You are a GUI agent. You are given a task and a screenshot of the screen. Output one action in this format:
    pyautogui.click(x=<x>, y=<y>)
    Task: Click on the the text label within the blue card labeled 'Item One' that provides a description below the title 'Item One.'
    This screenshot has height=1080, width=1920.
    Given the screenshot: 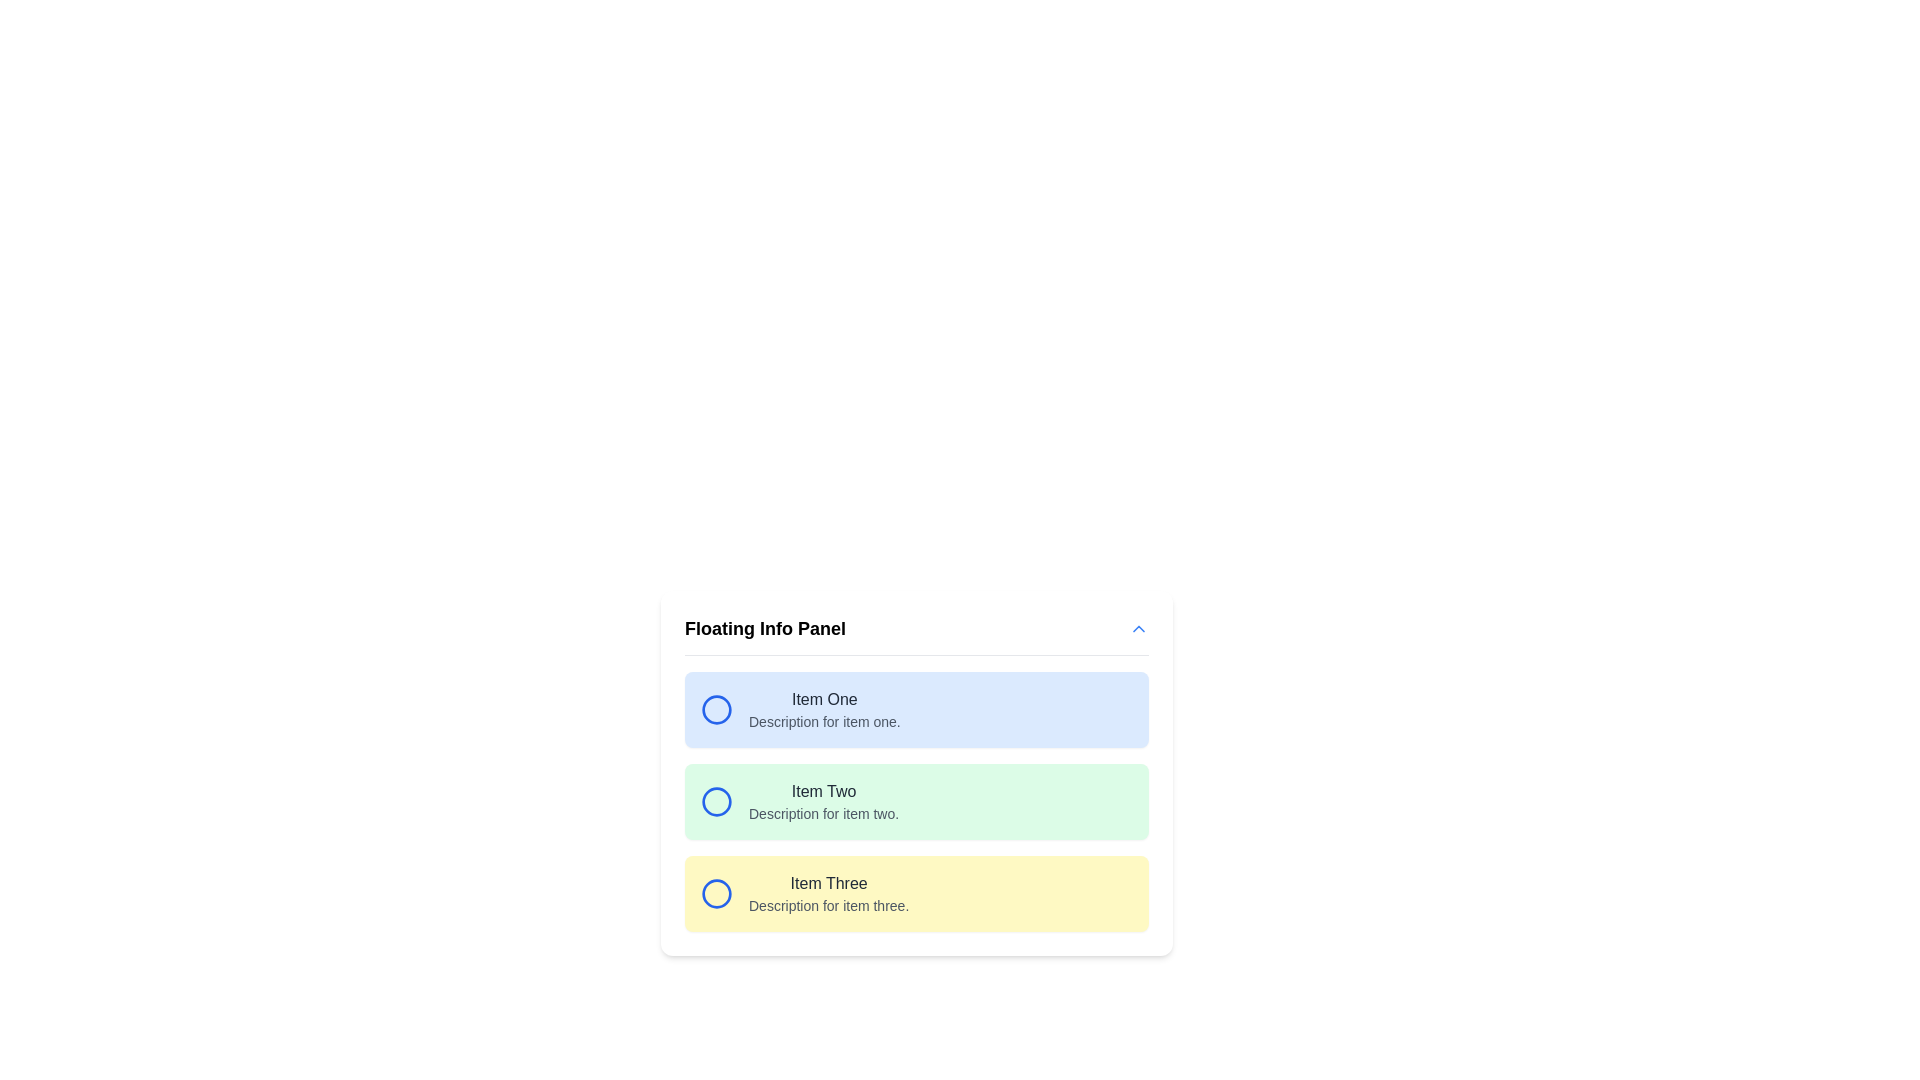 What is the action you would take?
    pyautogui.click(x=824, y=721)
    